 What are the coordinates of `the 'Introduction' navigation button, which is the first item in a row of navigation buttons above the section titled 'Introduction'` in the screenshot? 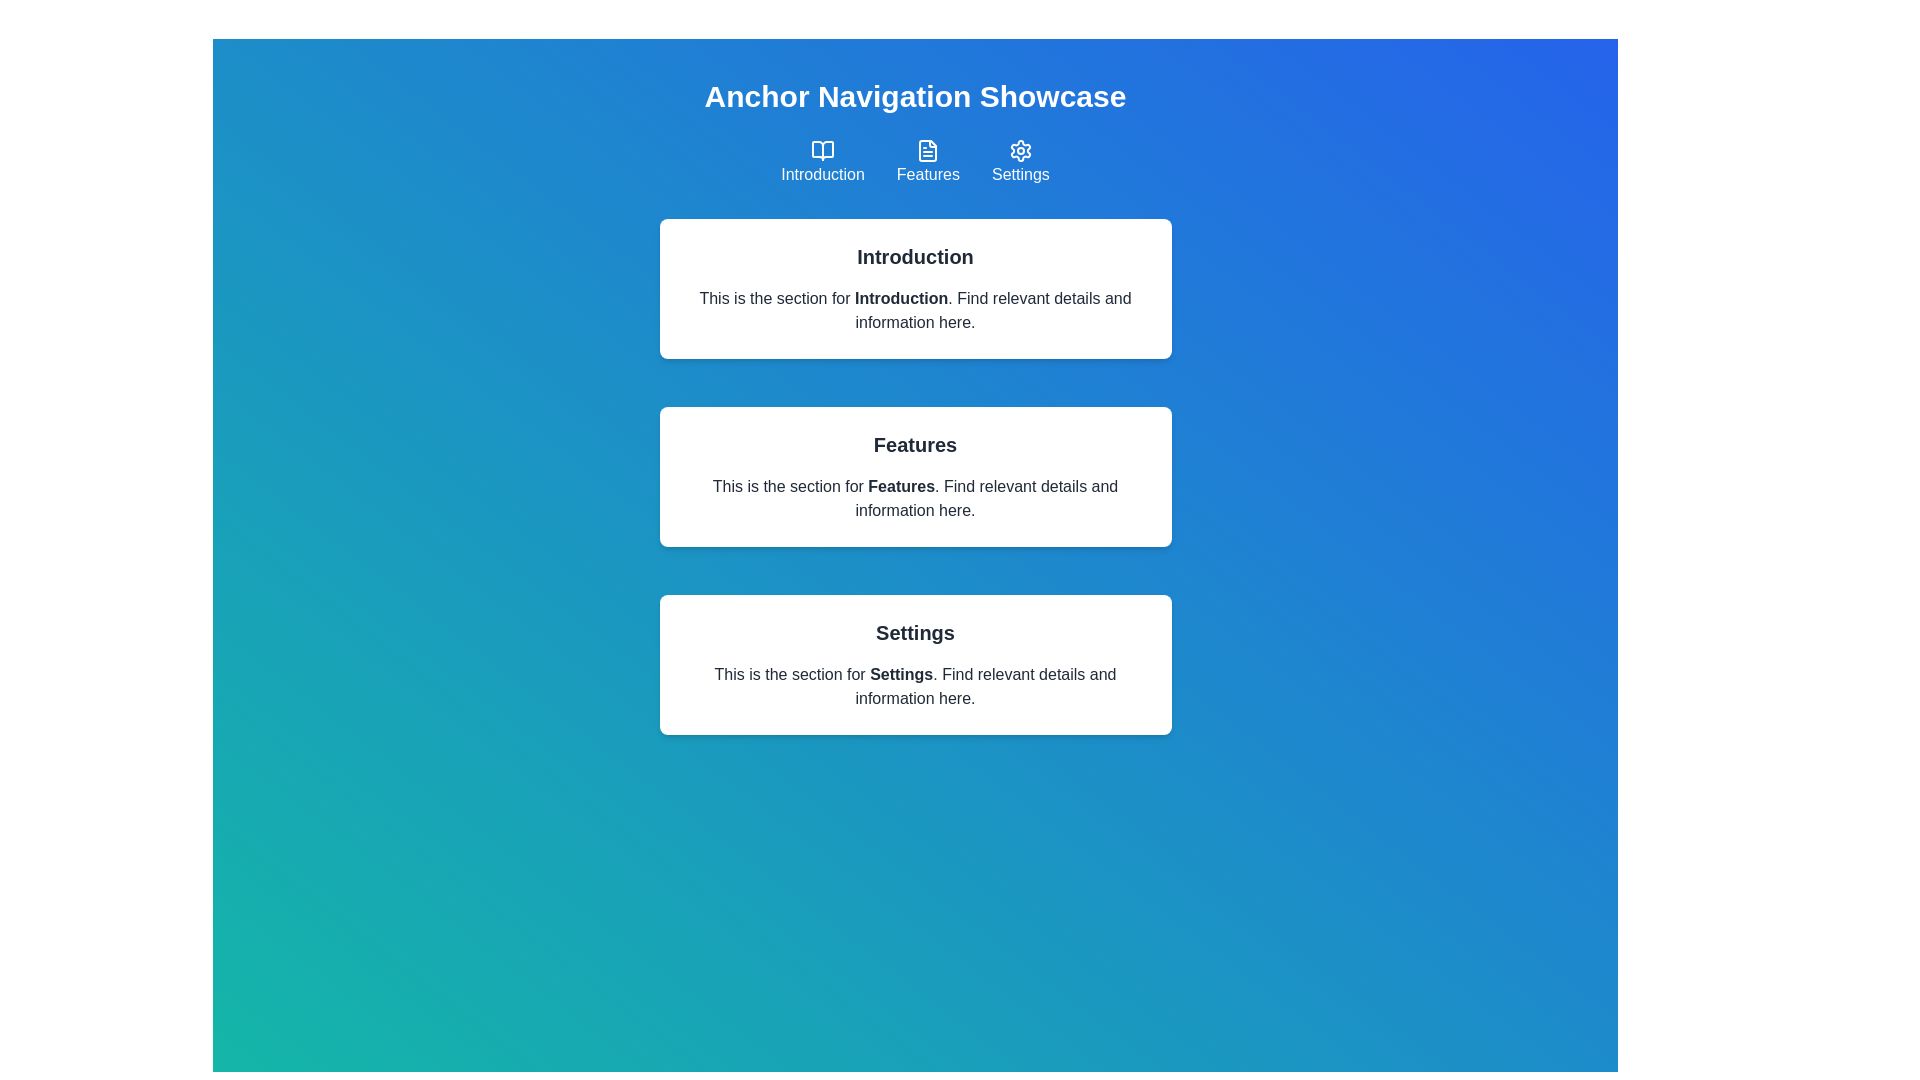 It's located at (823, 161).